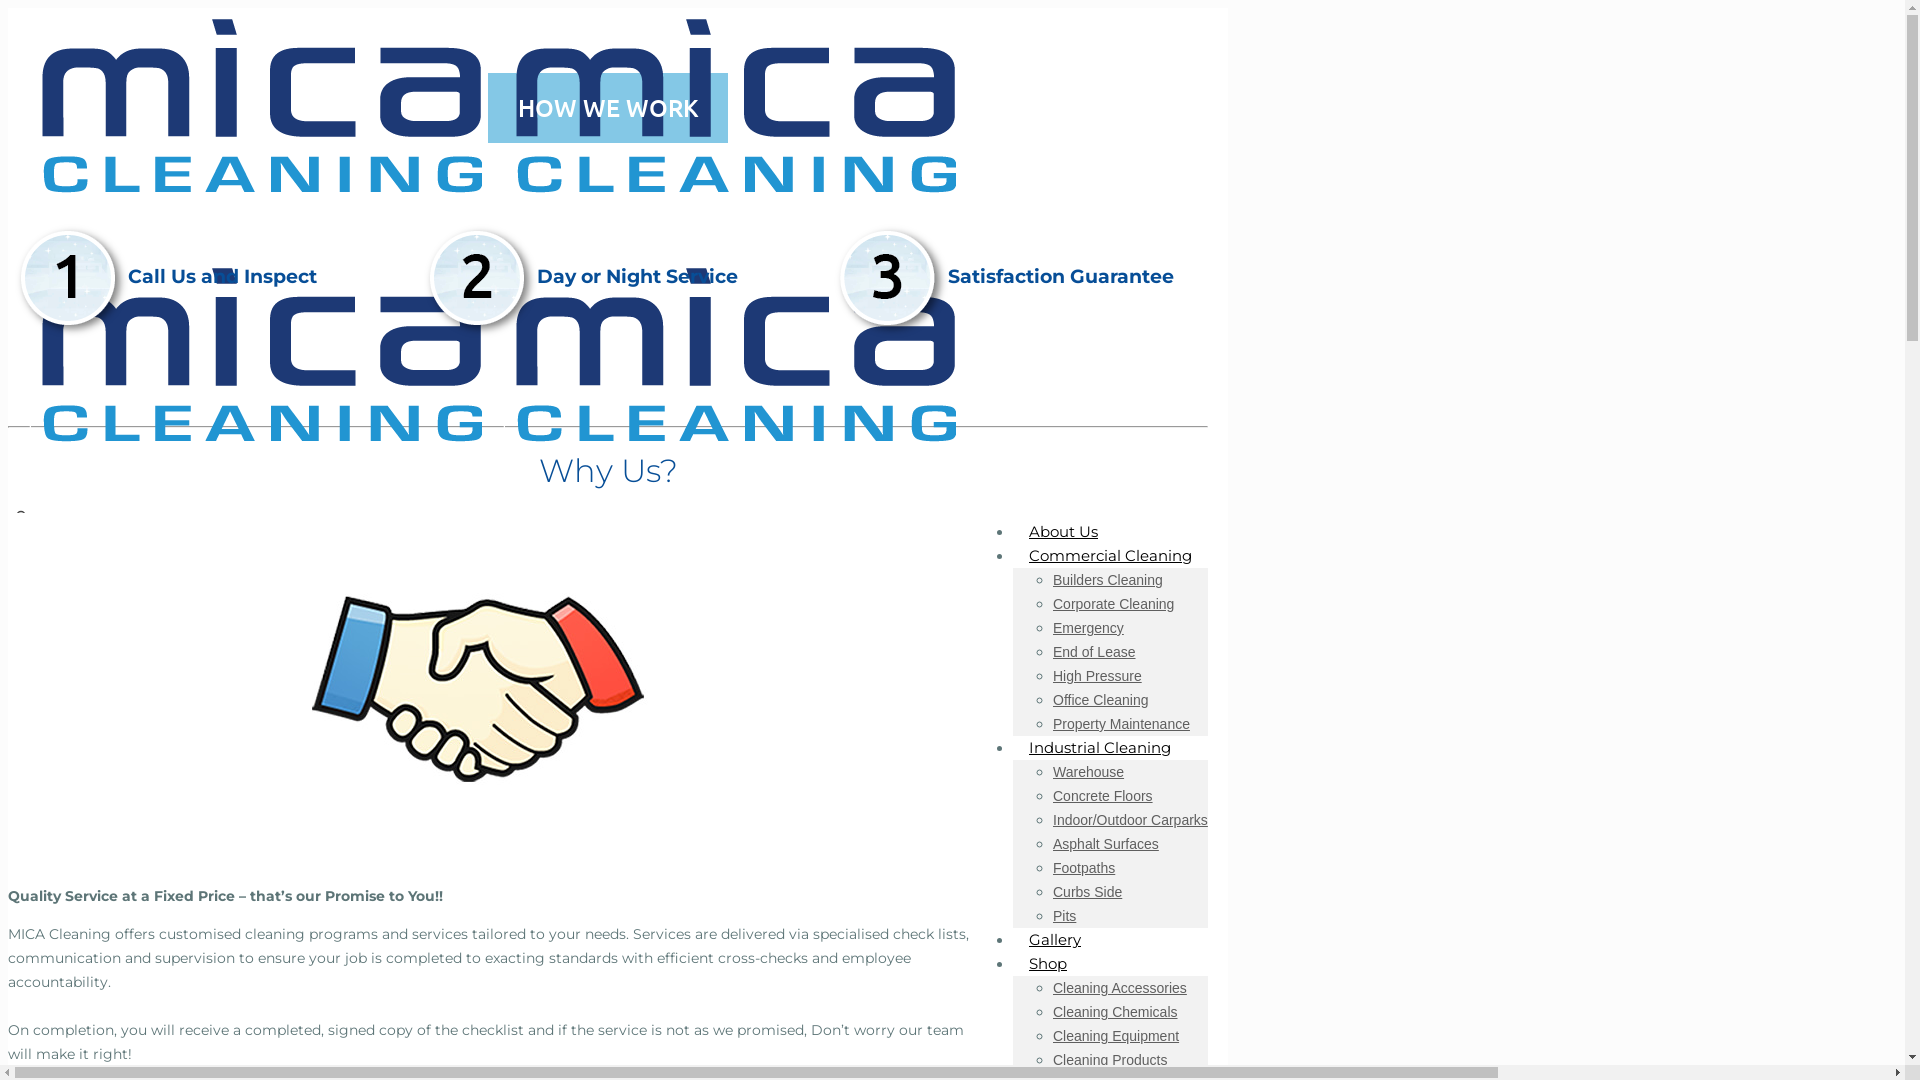 The width and height of the screenshot is (1920, 1080). I want to click on 'Footpaths', so click(1083, 866).